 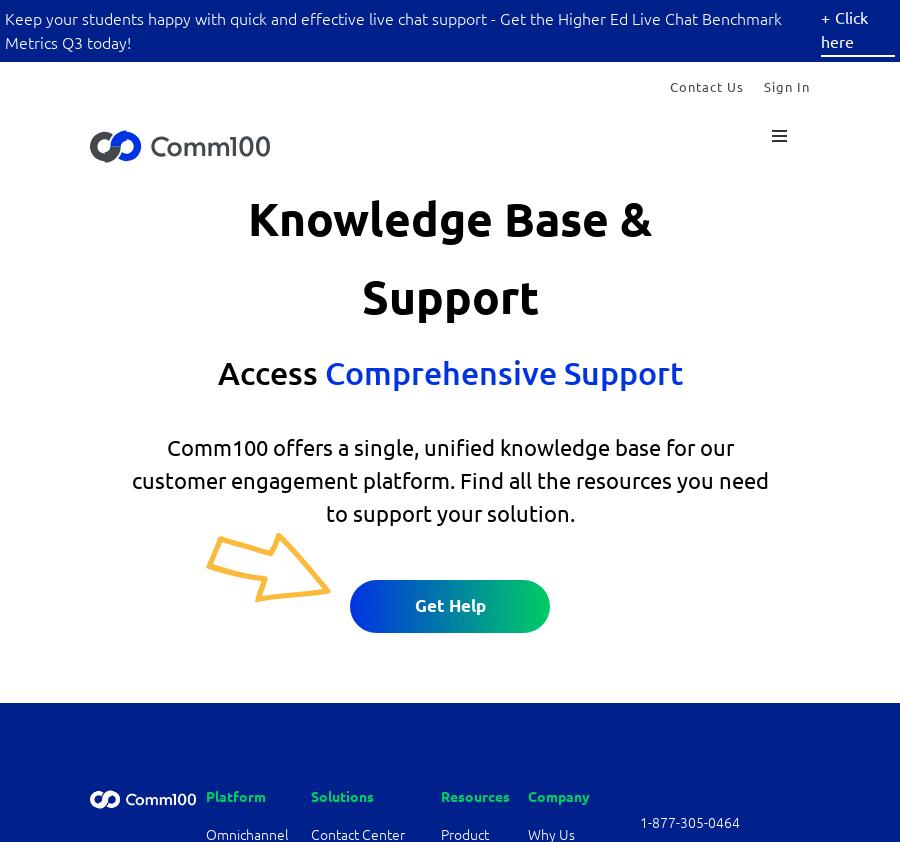 What do you see at coordinates (342, 796) in the screenshot?
I see `'Solutions'` at bounding box center [342, 796].